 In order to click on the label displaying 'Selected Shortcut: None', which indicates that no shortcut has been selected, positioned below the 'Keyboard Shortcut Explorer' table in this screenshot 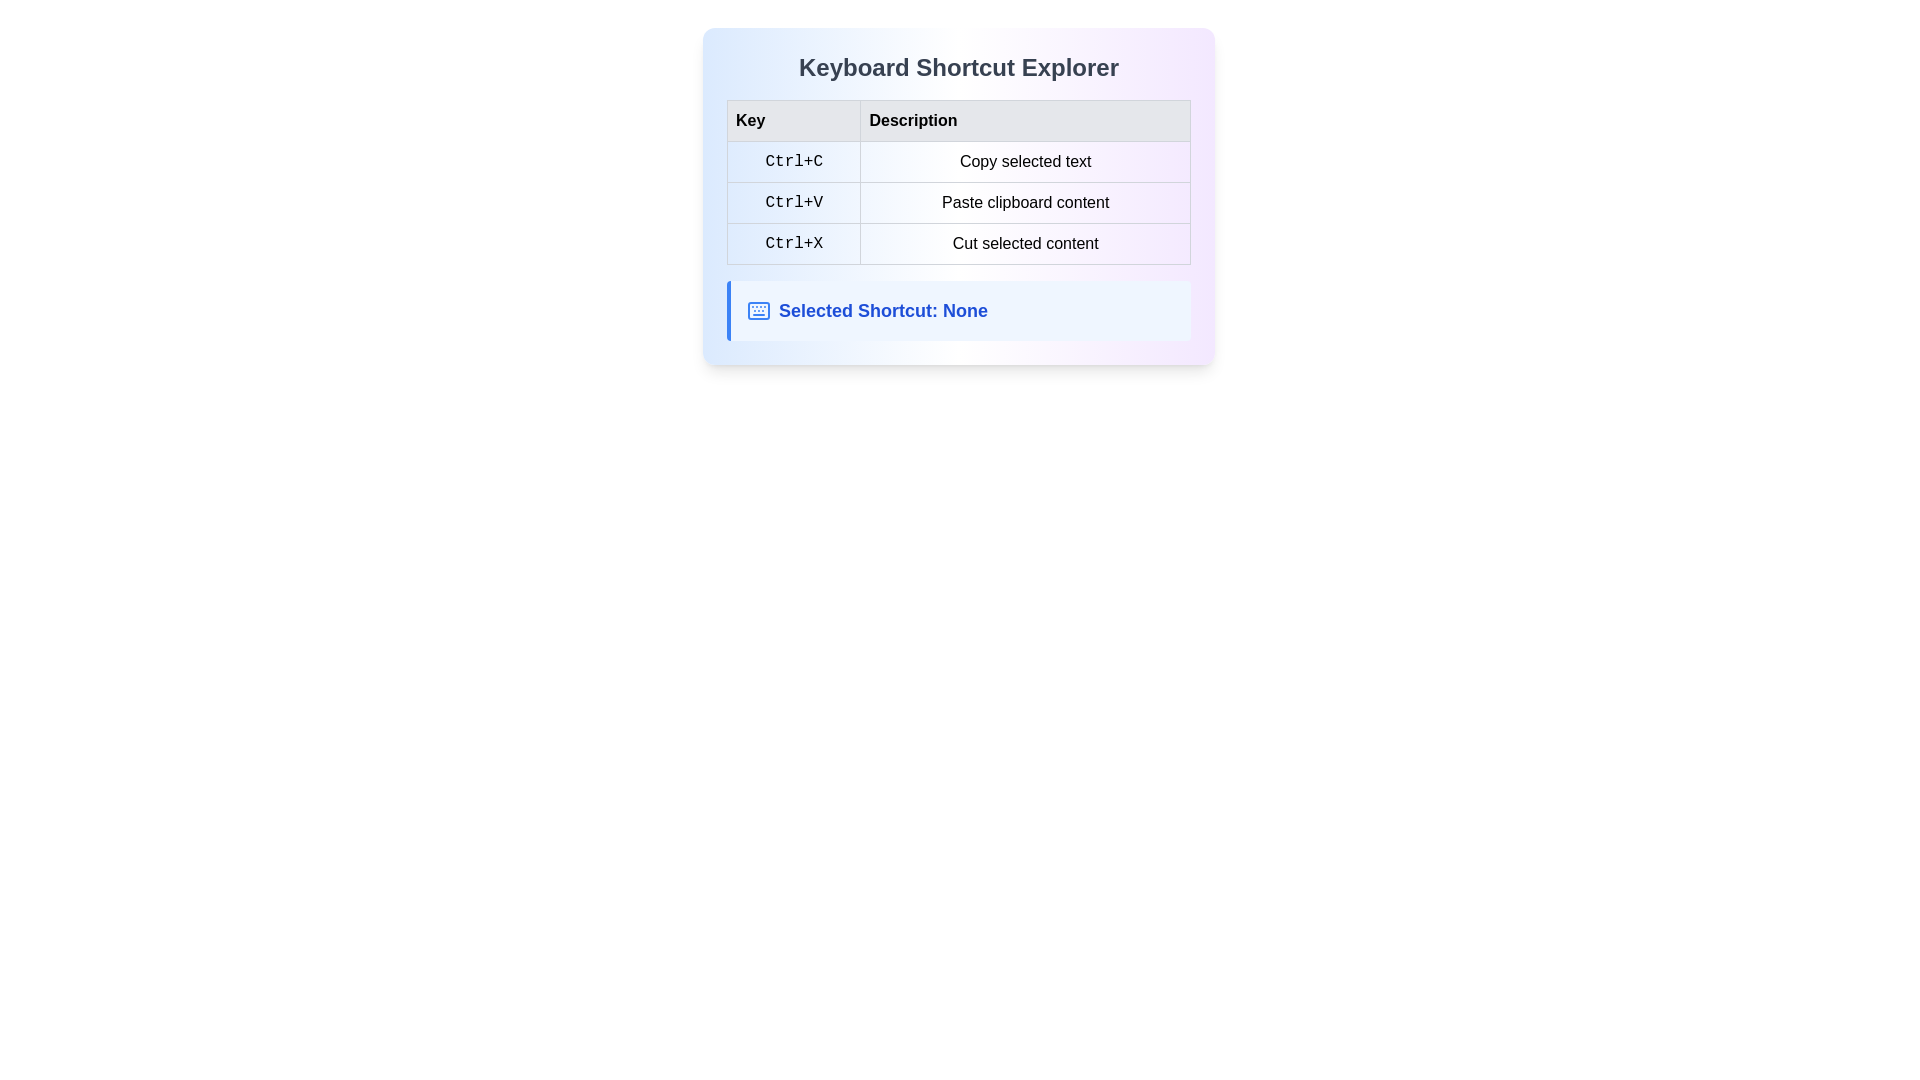, I will do `click(965, 311)`.